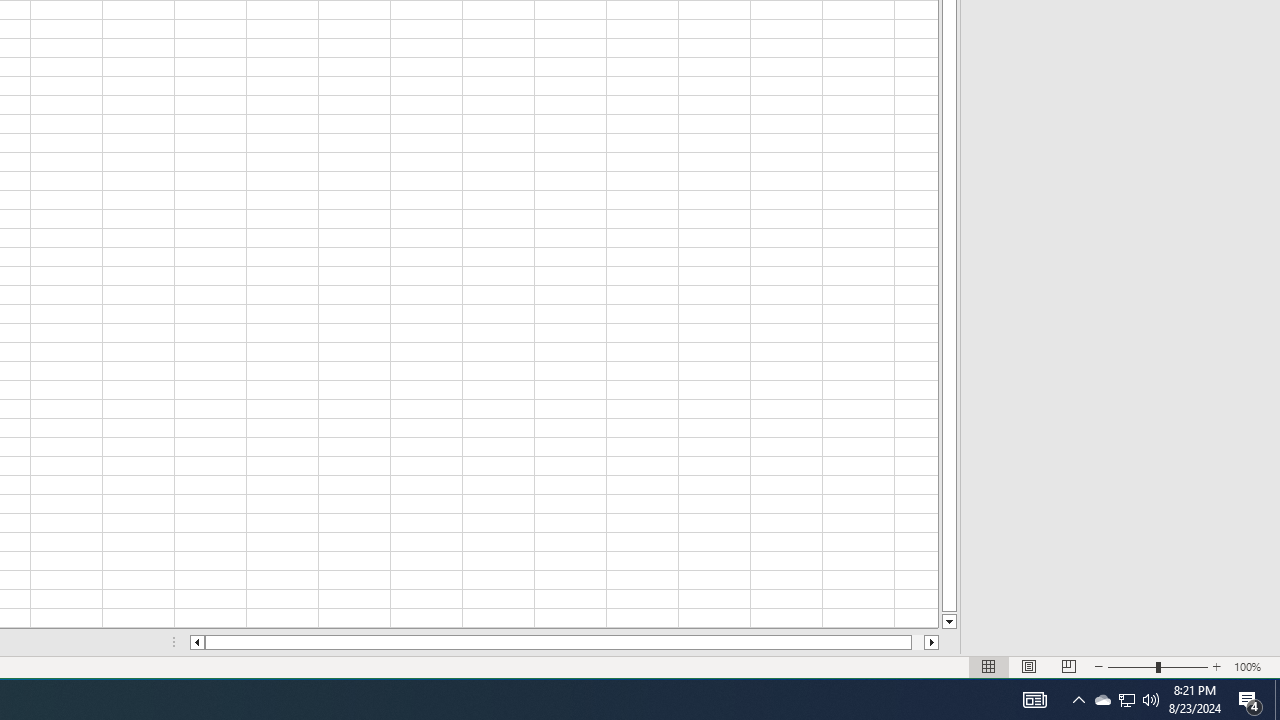  Describe the element at coordinates (1034, 698) in the screenshot. I see `'AutomationID: 4105'` at that location.